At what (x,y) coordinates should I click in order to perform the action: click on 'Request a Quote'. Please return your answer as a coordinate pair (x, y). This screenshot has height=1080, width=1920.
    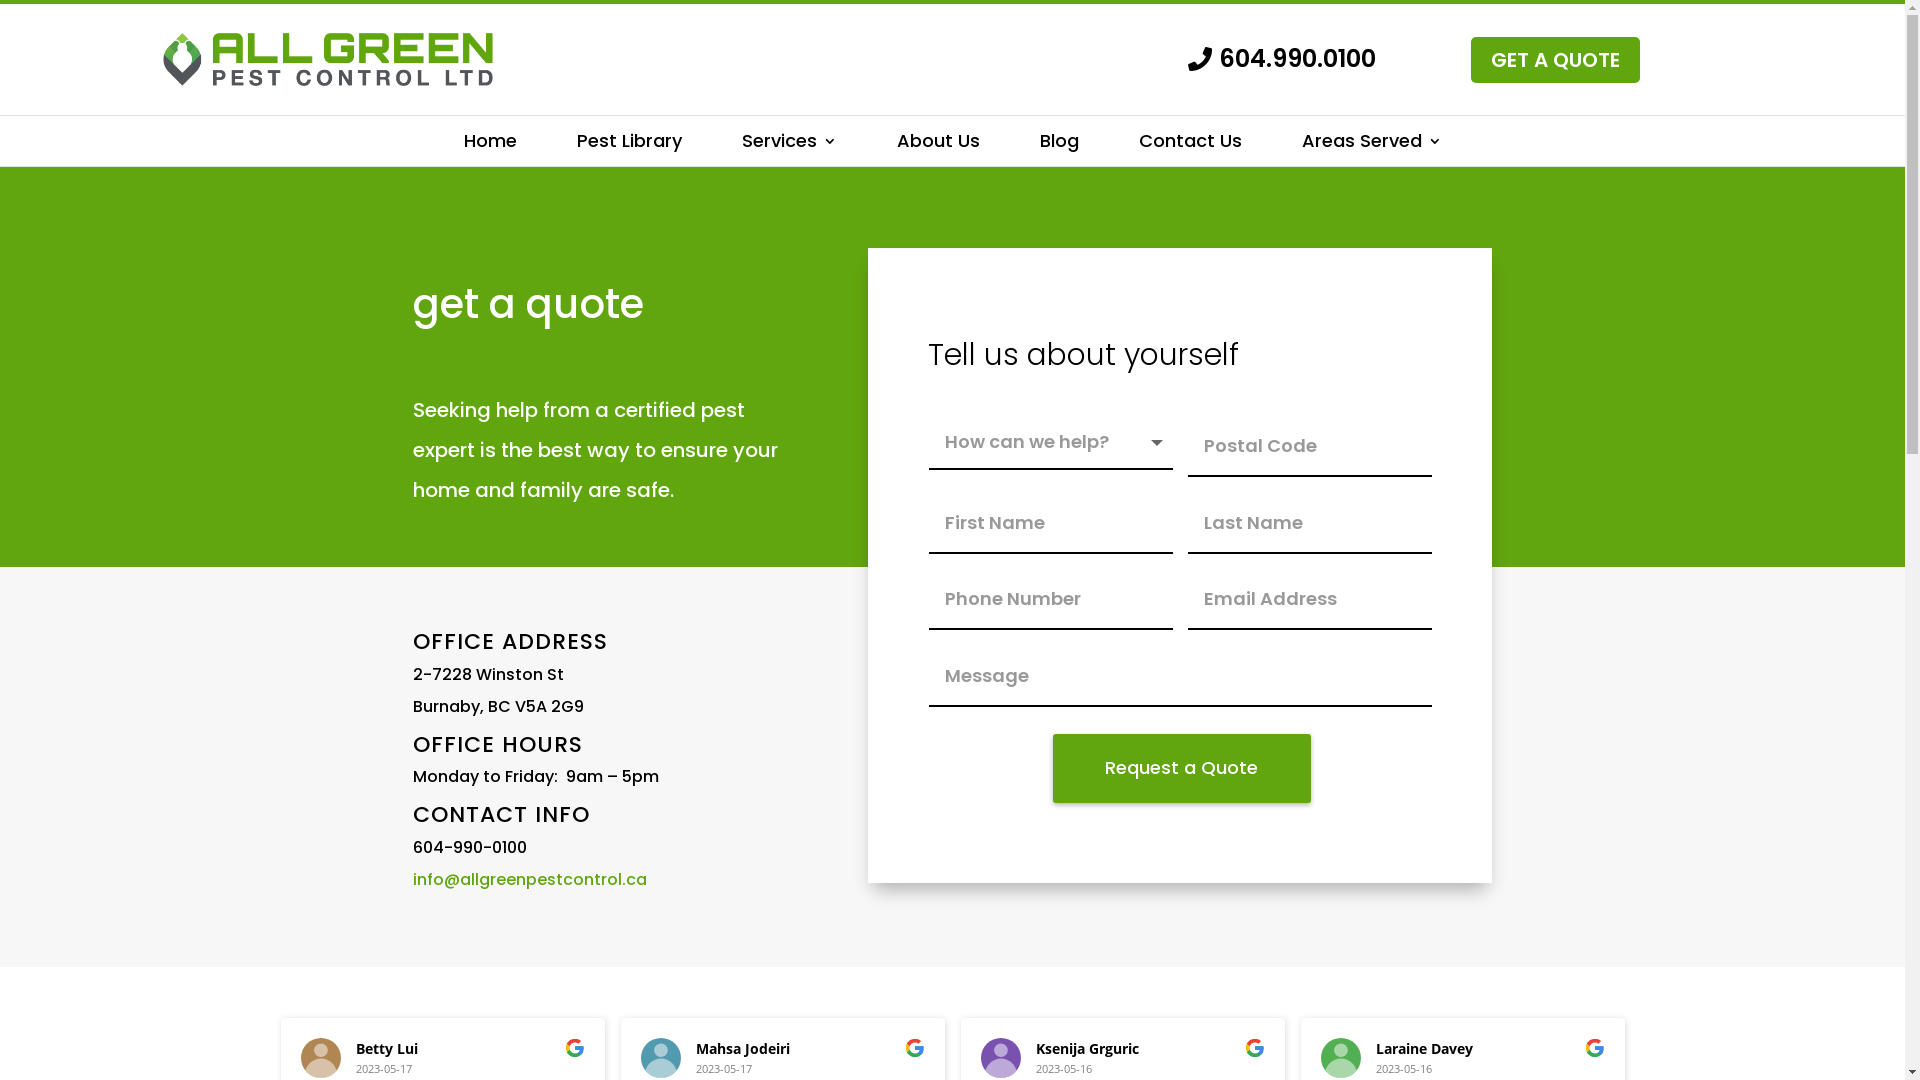
    Looking at the image, I should click on (1181, 767).